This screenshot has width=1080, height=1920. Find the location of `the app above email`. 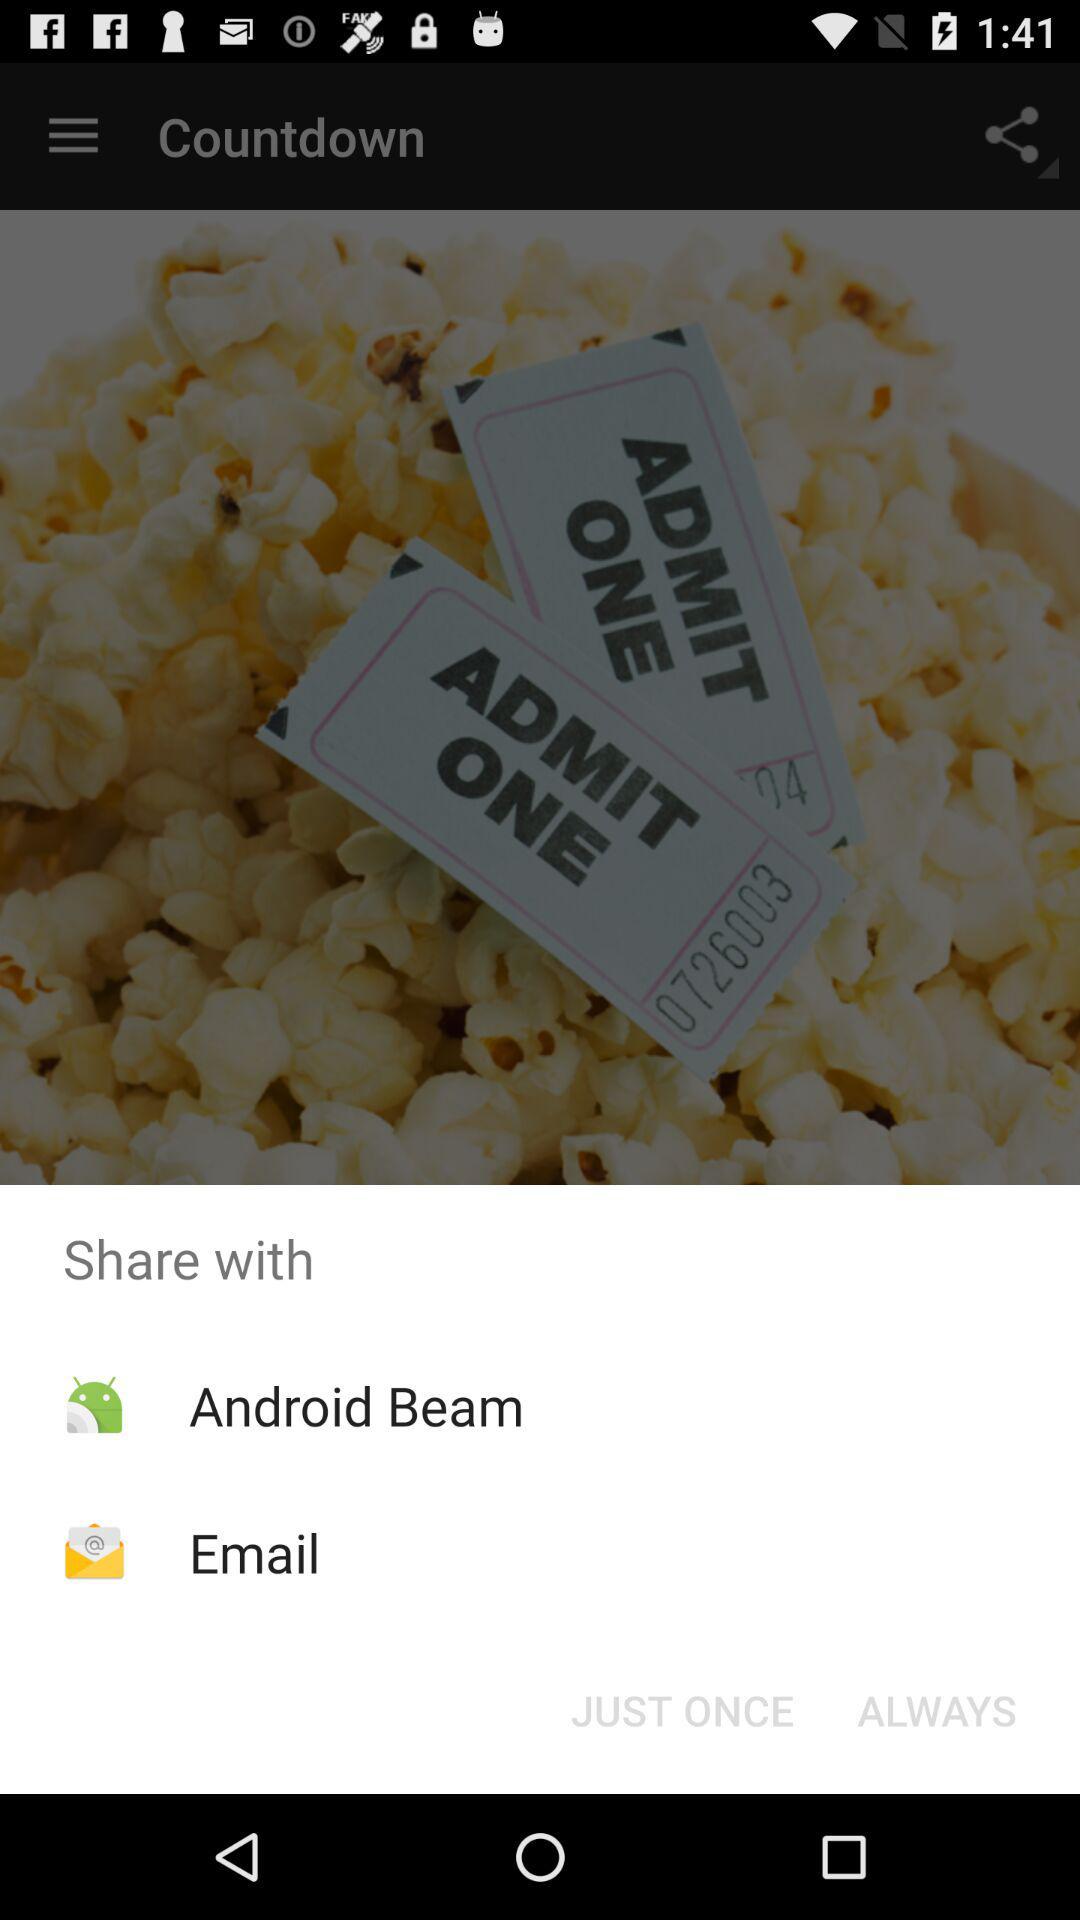

the app above email is located at coordinates (355, 1404).